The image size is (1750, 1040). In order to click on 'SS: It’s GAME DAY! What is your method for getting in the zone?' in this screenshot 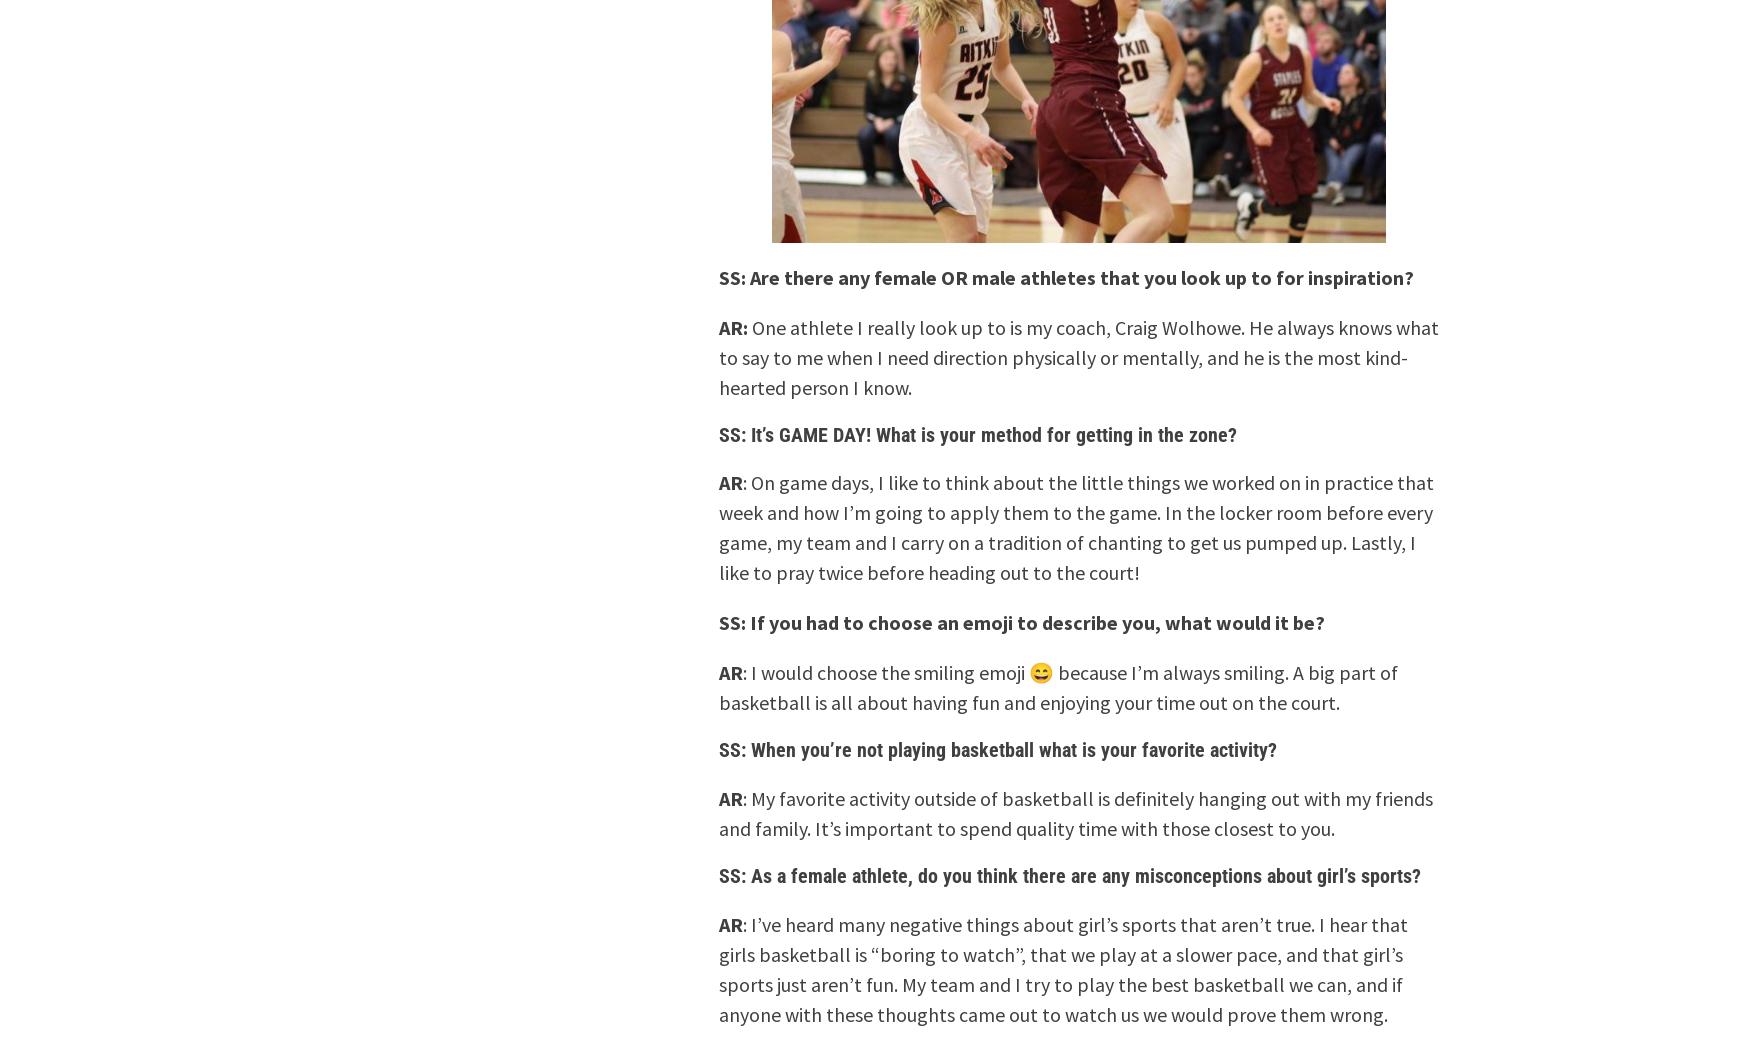, I will do `click(978, 433)`.